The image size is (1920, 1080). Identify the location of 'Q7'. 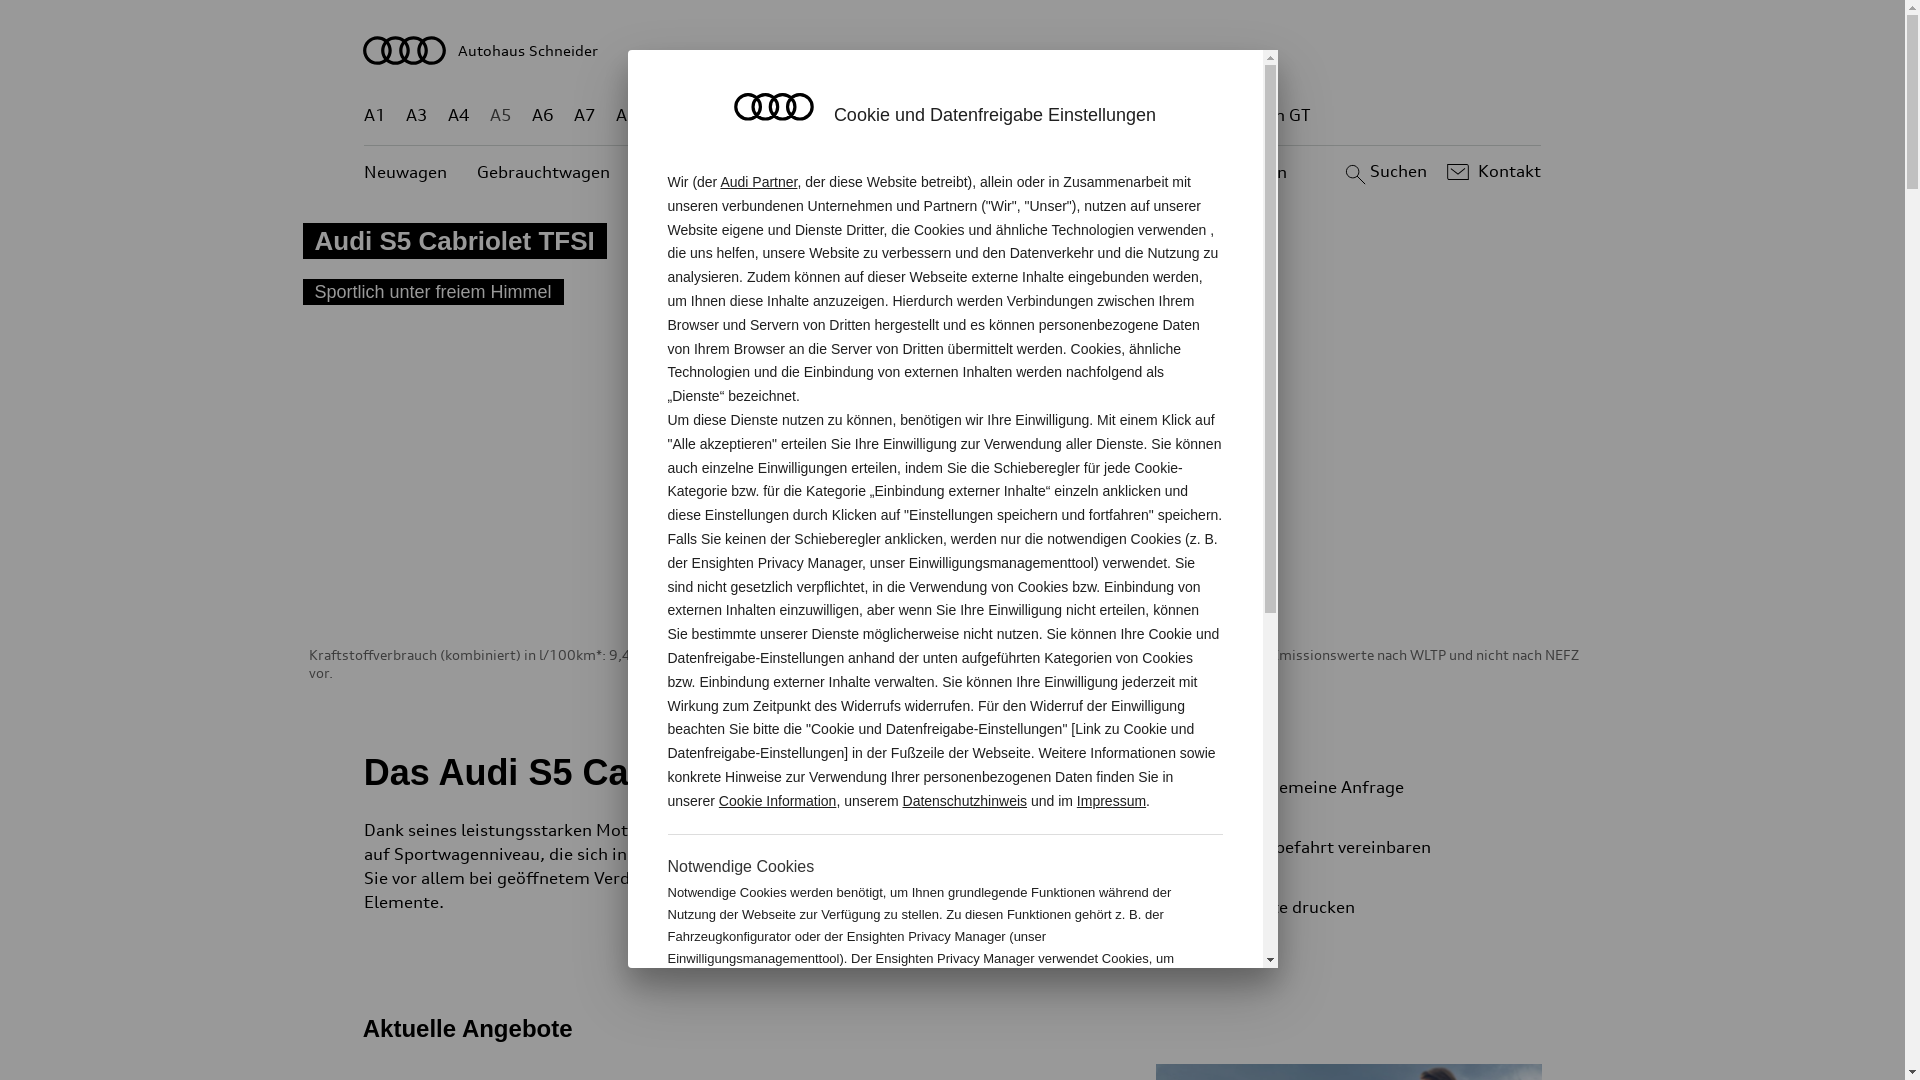
(893, 115).